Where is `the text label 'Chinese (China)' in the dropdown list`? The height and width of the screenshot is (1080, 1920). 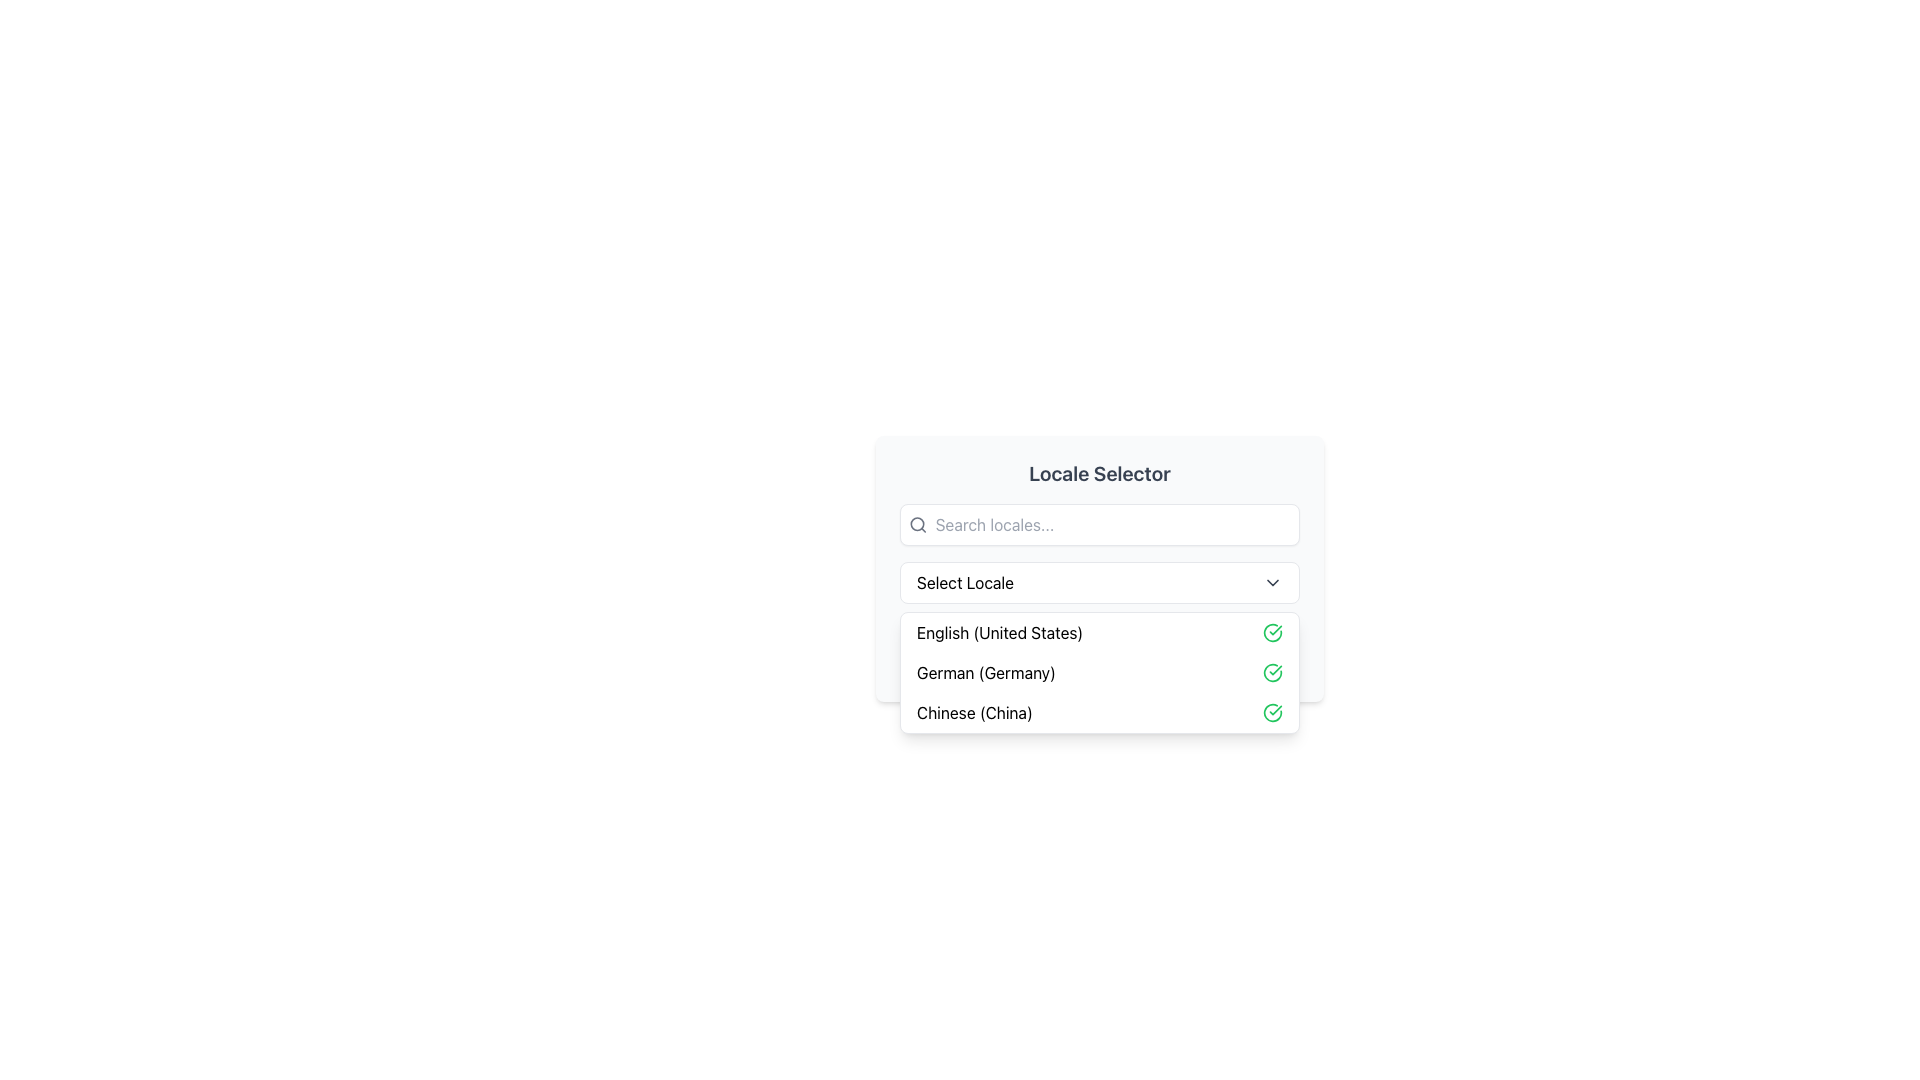
the text label 'Chinese (China)' in the dropdown list is located at coordinates (974, 712).